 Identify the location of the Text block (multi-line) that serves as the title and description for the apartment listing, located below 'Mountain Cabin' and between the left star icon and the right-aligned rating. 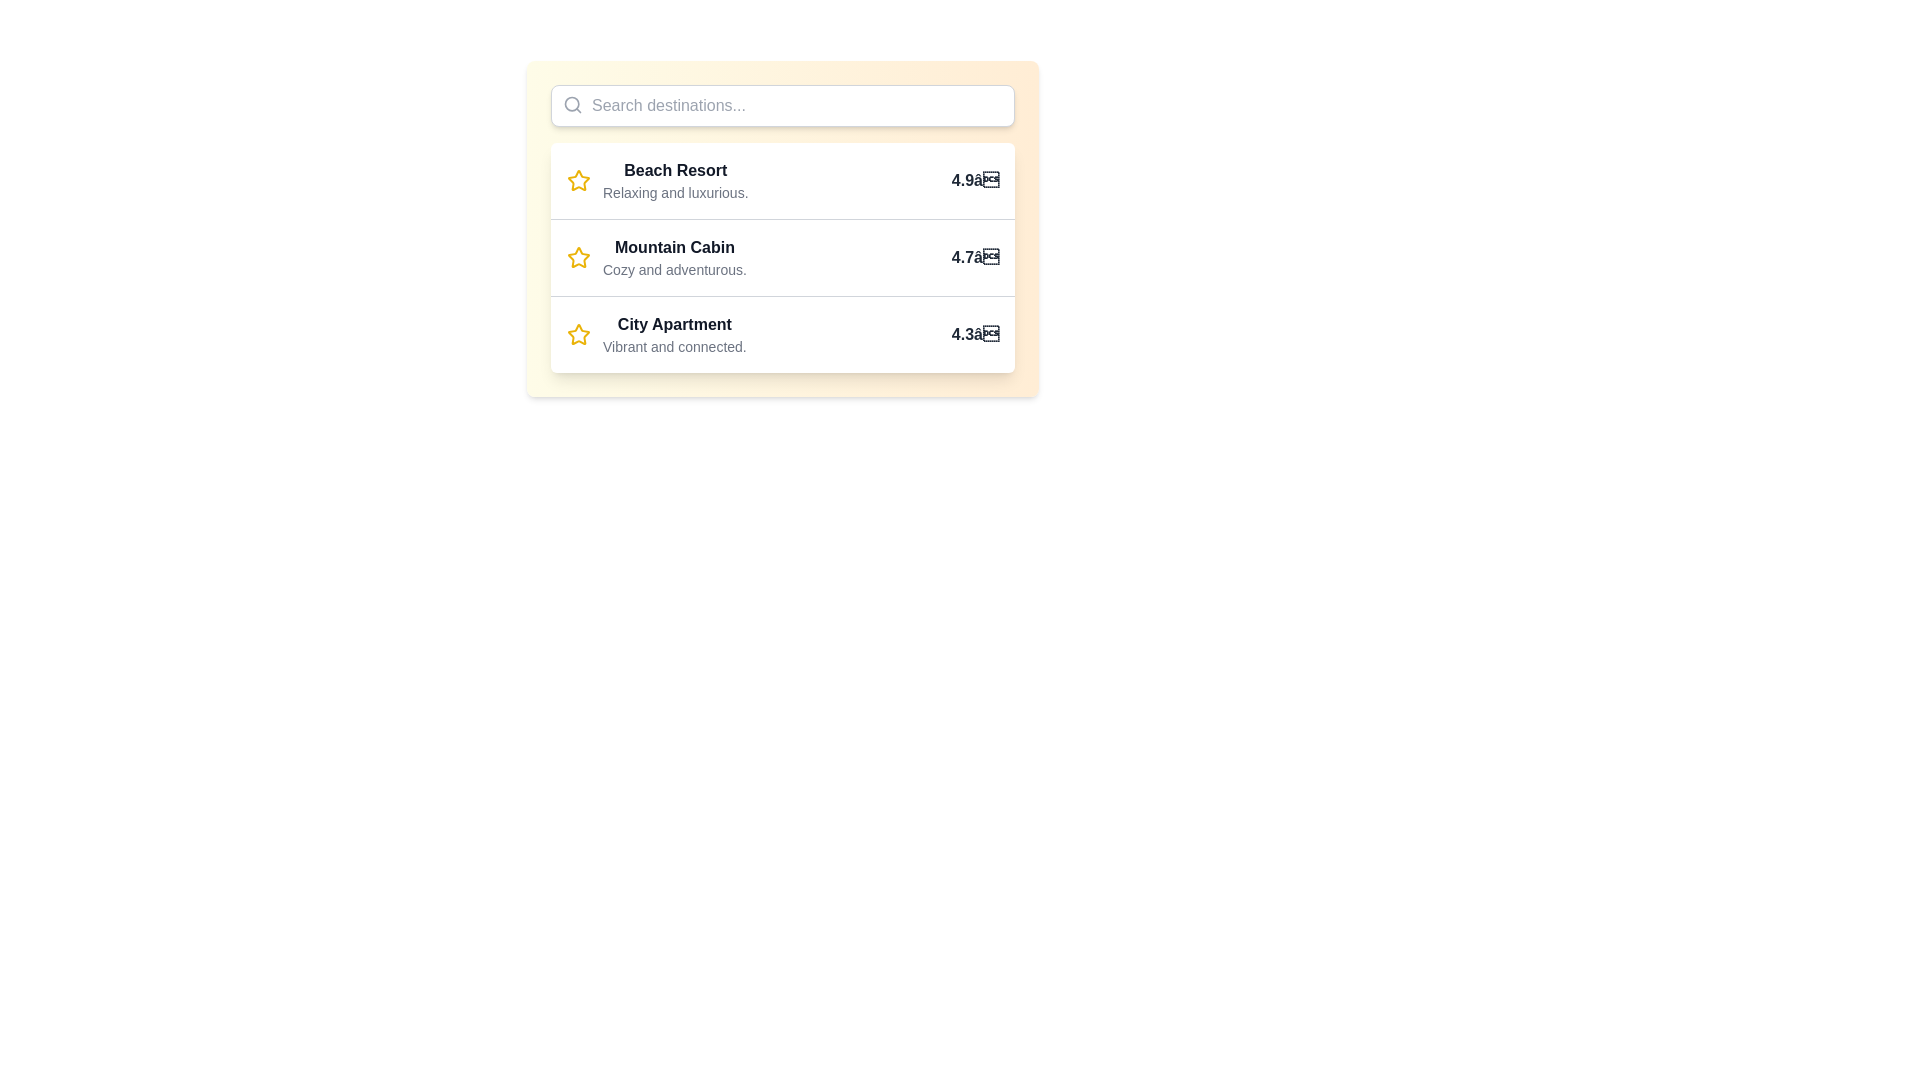
(674, 334).